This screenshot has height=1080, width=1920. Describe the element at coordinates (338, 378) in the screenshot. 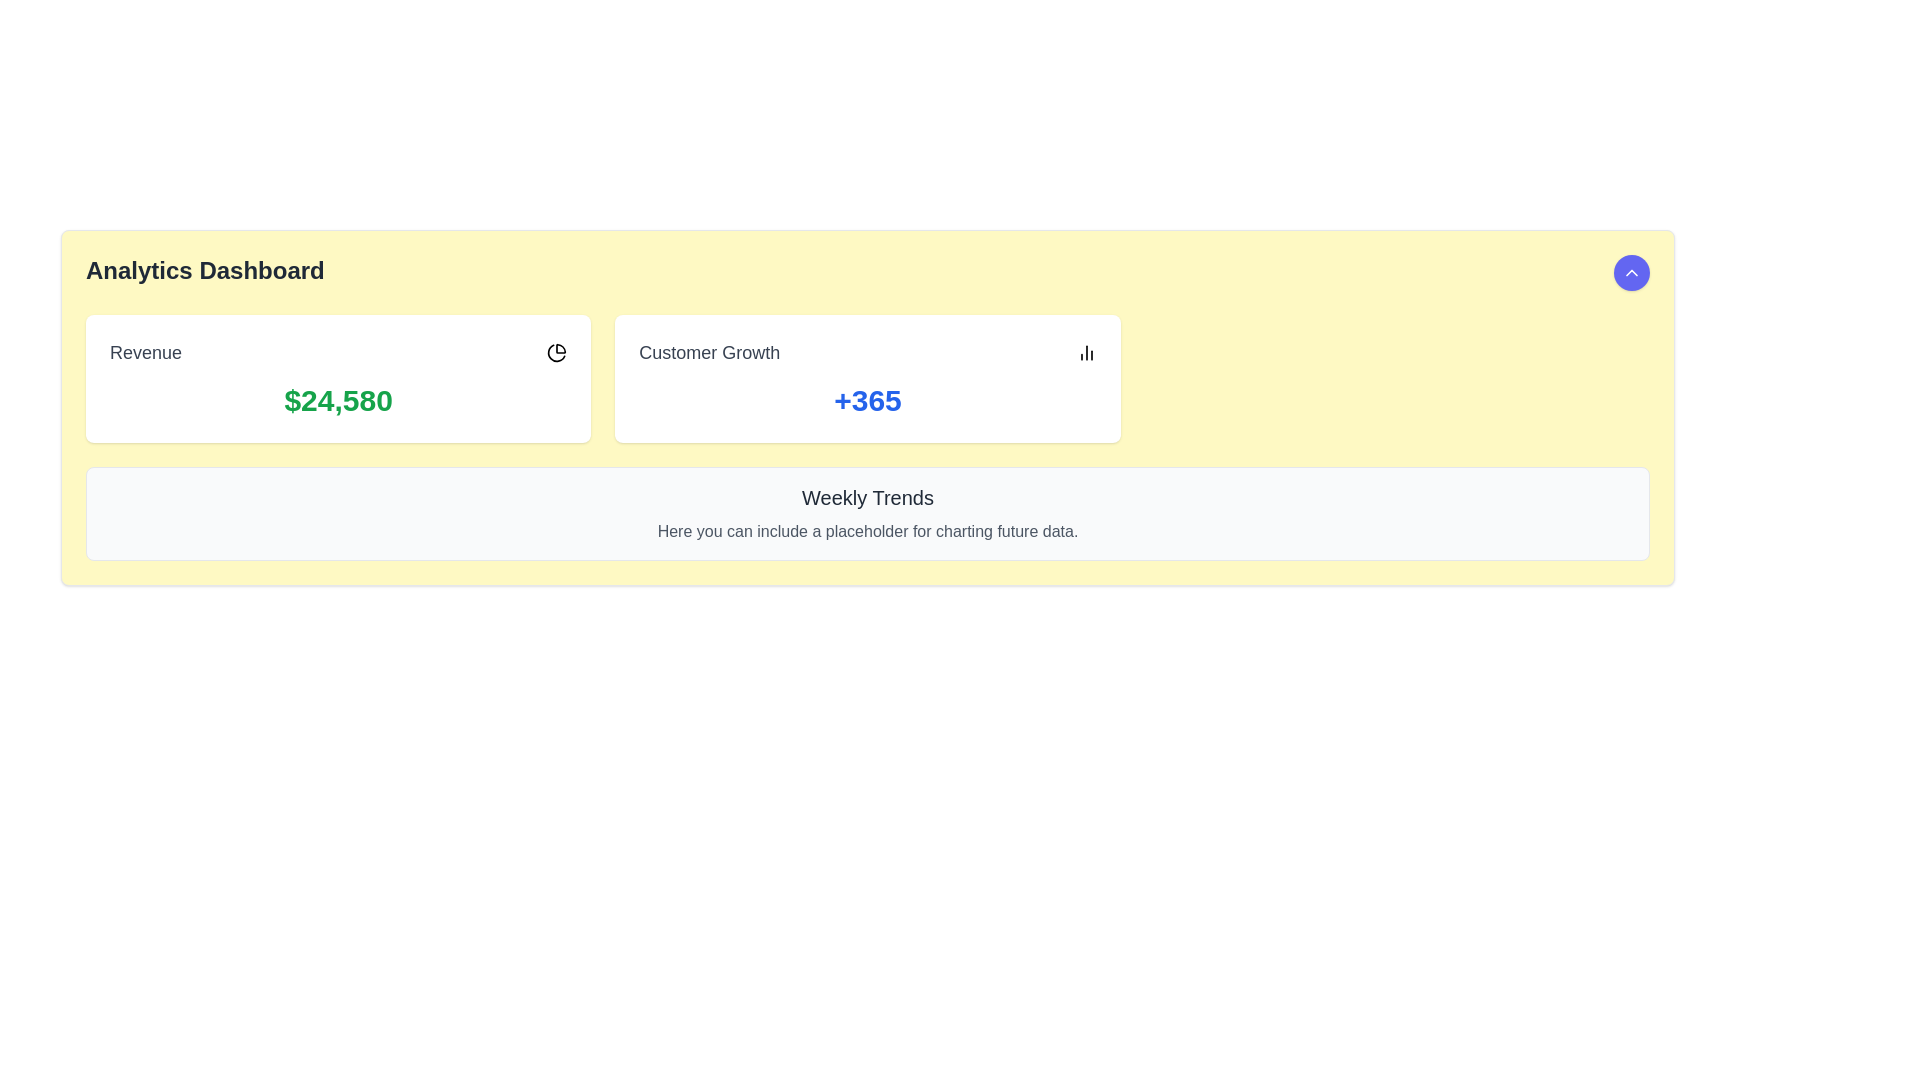

I see `the informational card displaying the revenue statistics of '$24,580', located in the leftmost section of a three-column grid layout` at that location.